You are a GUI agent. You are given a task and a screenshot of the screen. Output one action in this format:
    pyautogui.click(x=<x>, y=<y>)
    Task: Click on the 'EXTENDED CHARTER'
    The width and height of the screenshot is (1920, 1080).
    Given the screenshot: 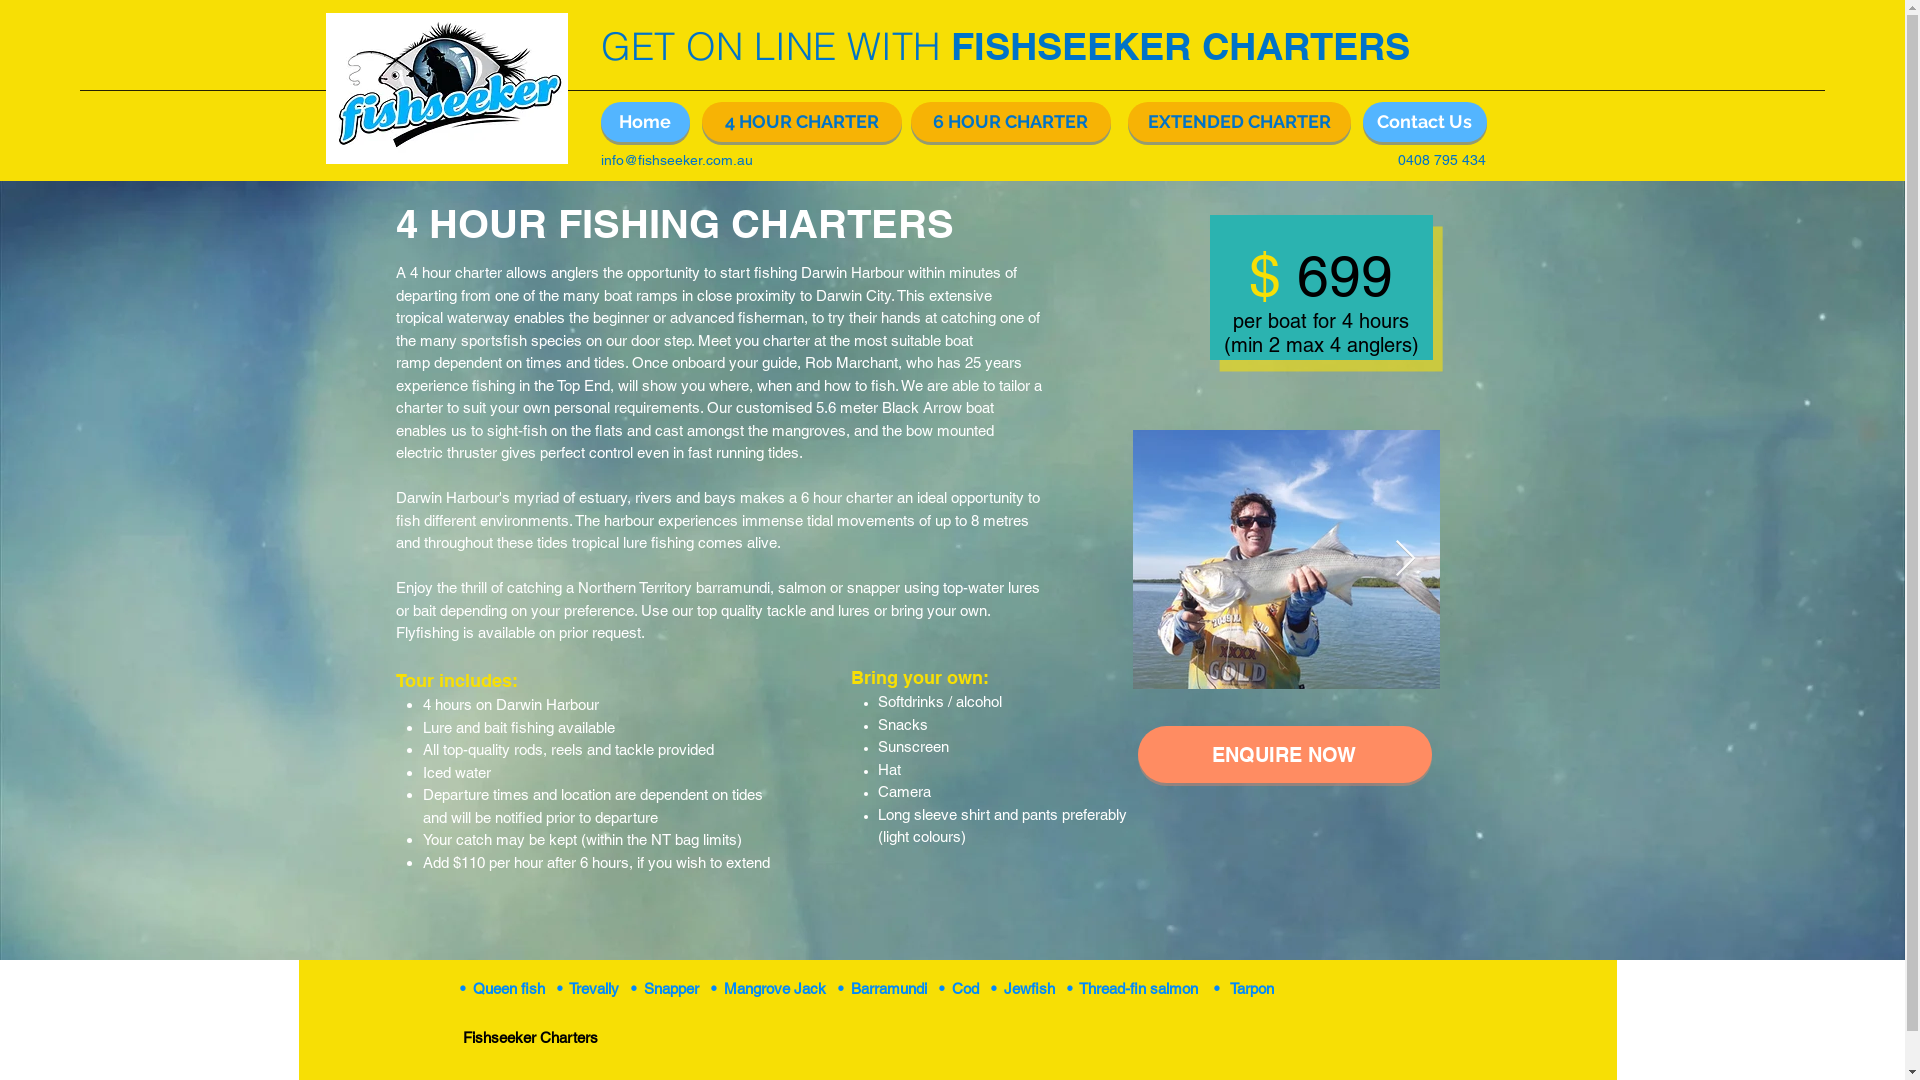 What is the action you would take?
    pyautogui.click(x=1238, y=122)
    